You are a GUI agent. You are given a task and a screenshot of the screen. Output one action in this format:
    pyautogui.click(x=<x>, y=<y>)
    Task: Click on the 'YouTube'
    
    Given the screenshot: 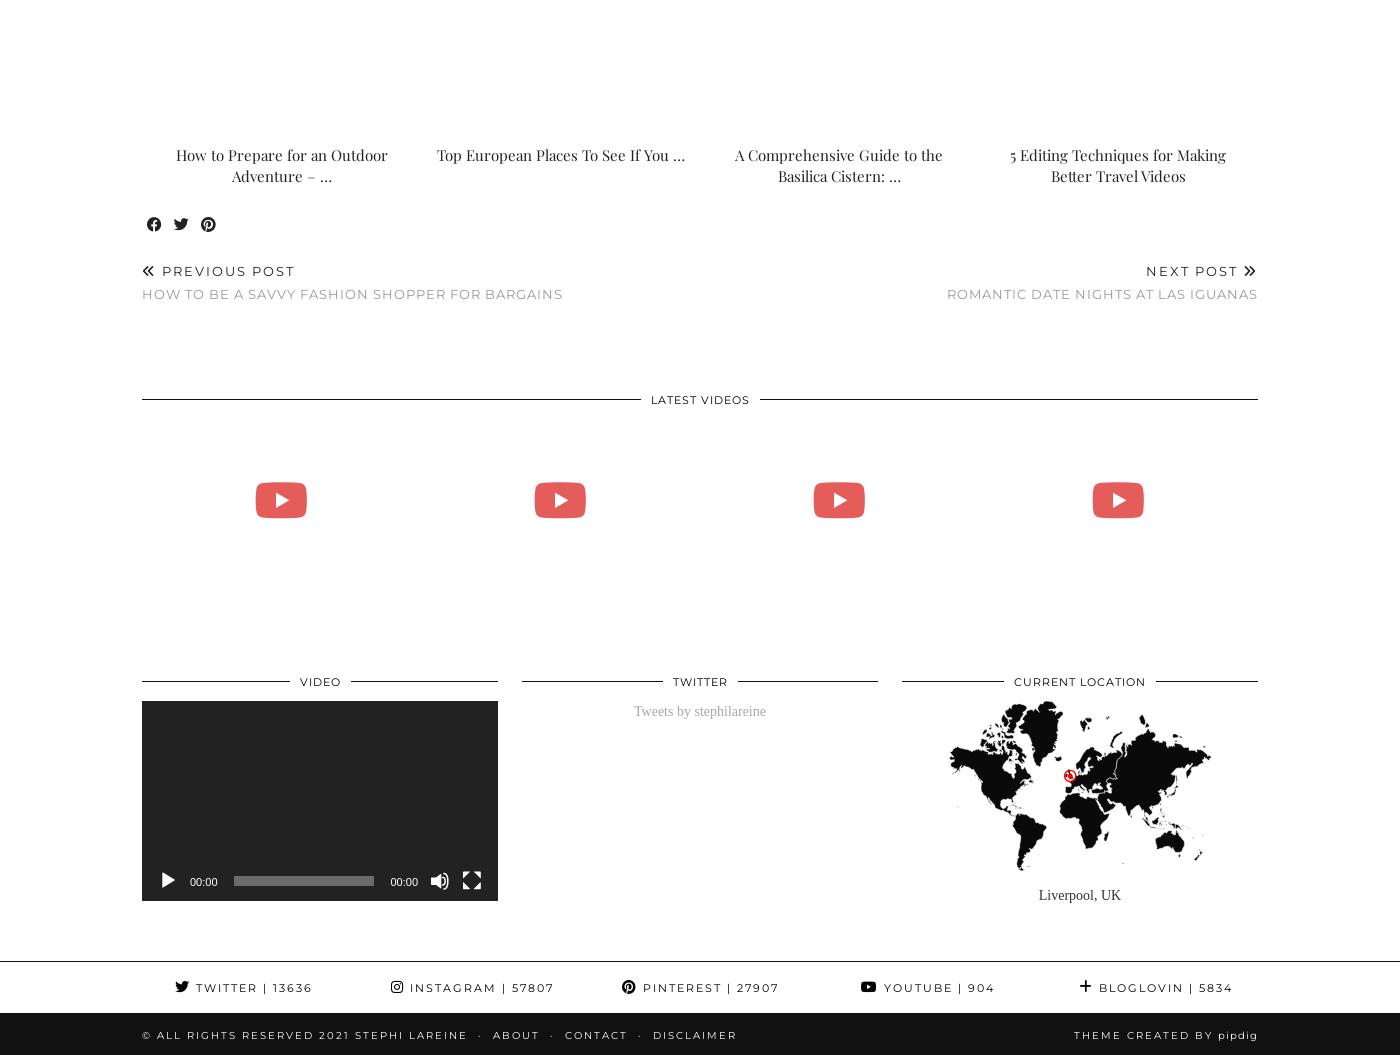 What is the action you would take?
    pyautogui.click(x=916, y=988)
    